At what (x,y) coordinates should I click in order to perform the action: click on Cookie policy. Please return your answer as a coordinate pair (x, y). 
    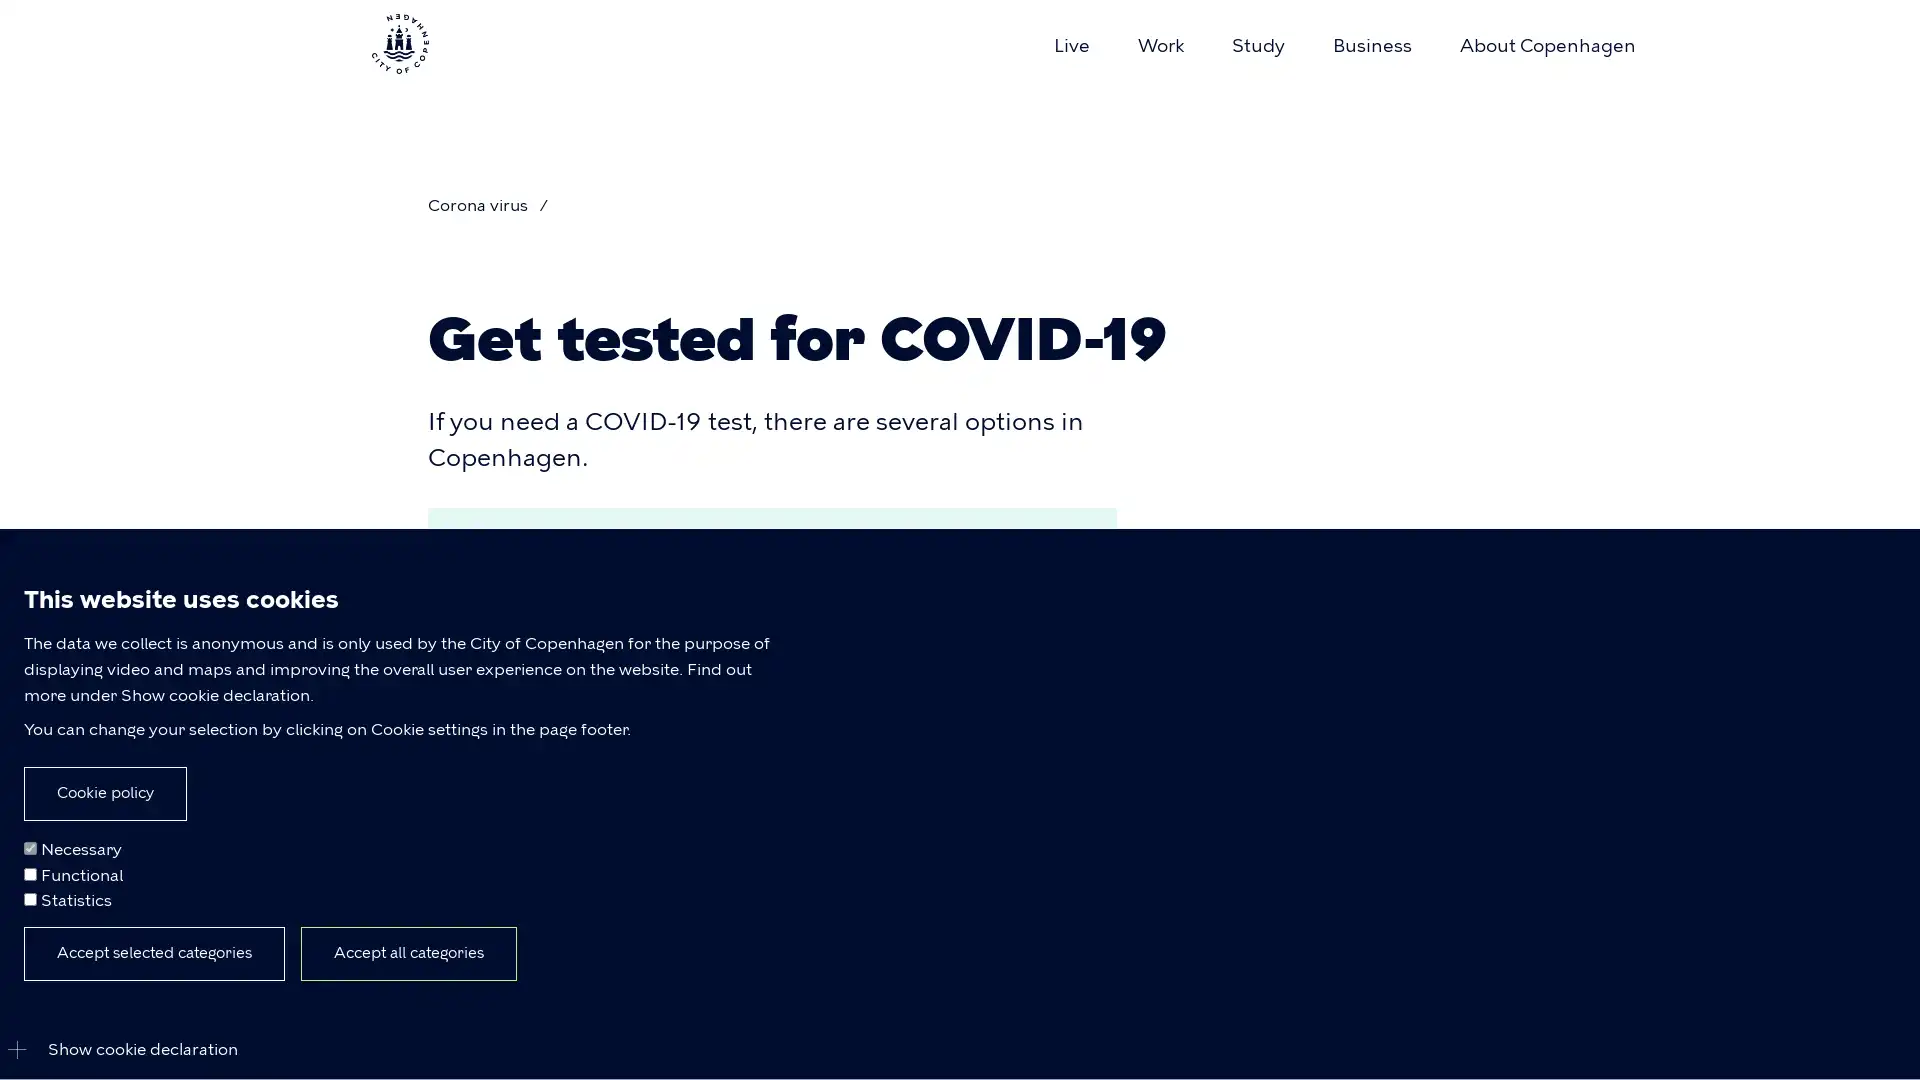
    Looking at the image, I should click on (104, 792).